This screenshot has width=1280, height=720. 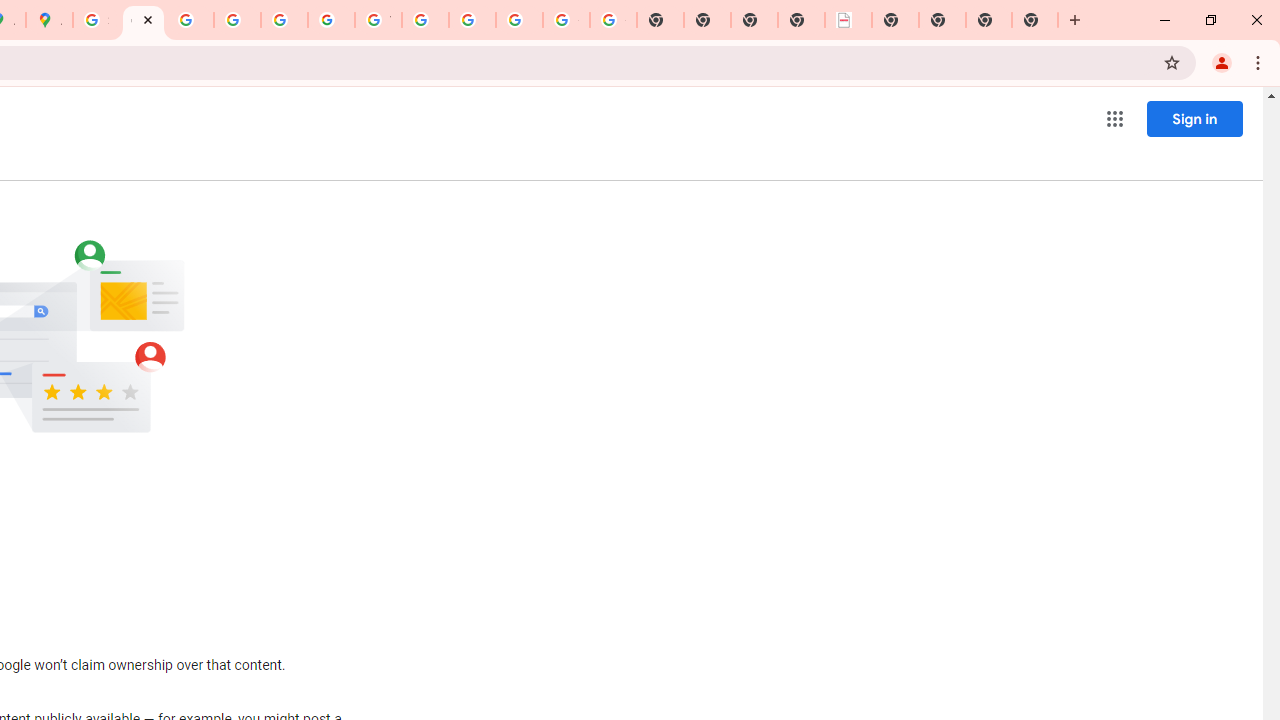 What do you see at coordinates (237, 20) in the screenshot?
I see `'Privacy Help Center - Policies Help'` at bounding box center [237, 20].